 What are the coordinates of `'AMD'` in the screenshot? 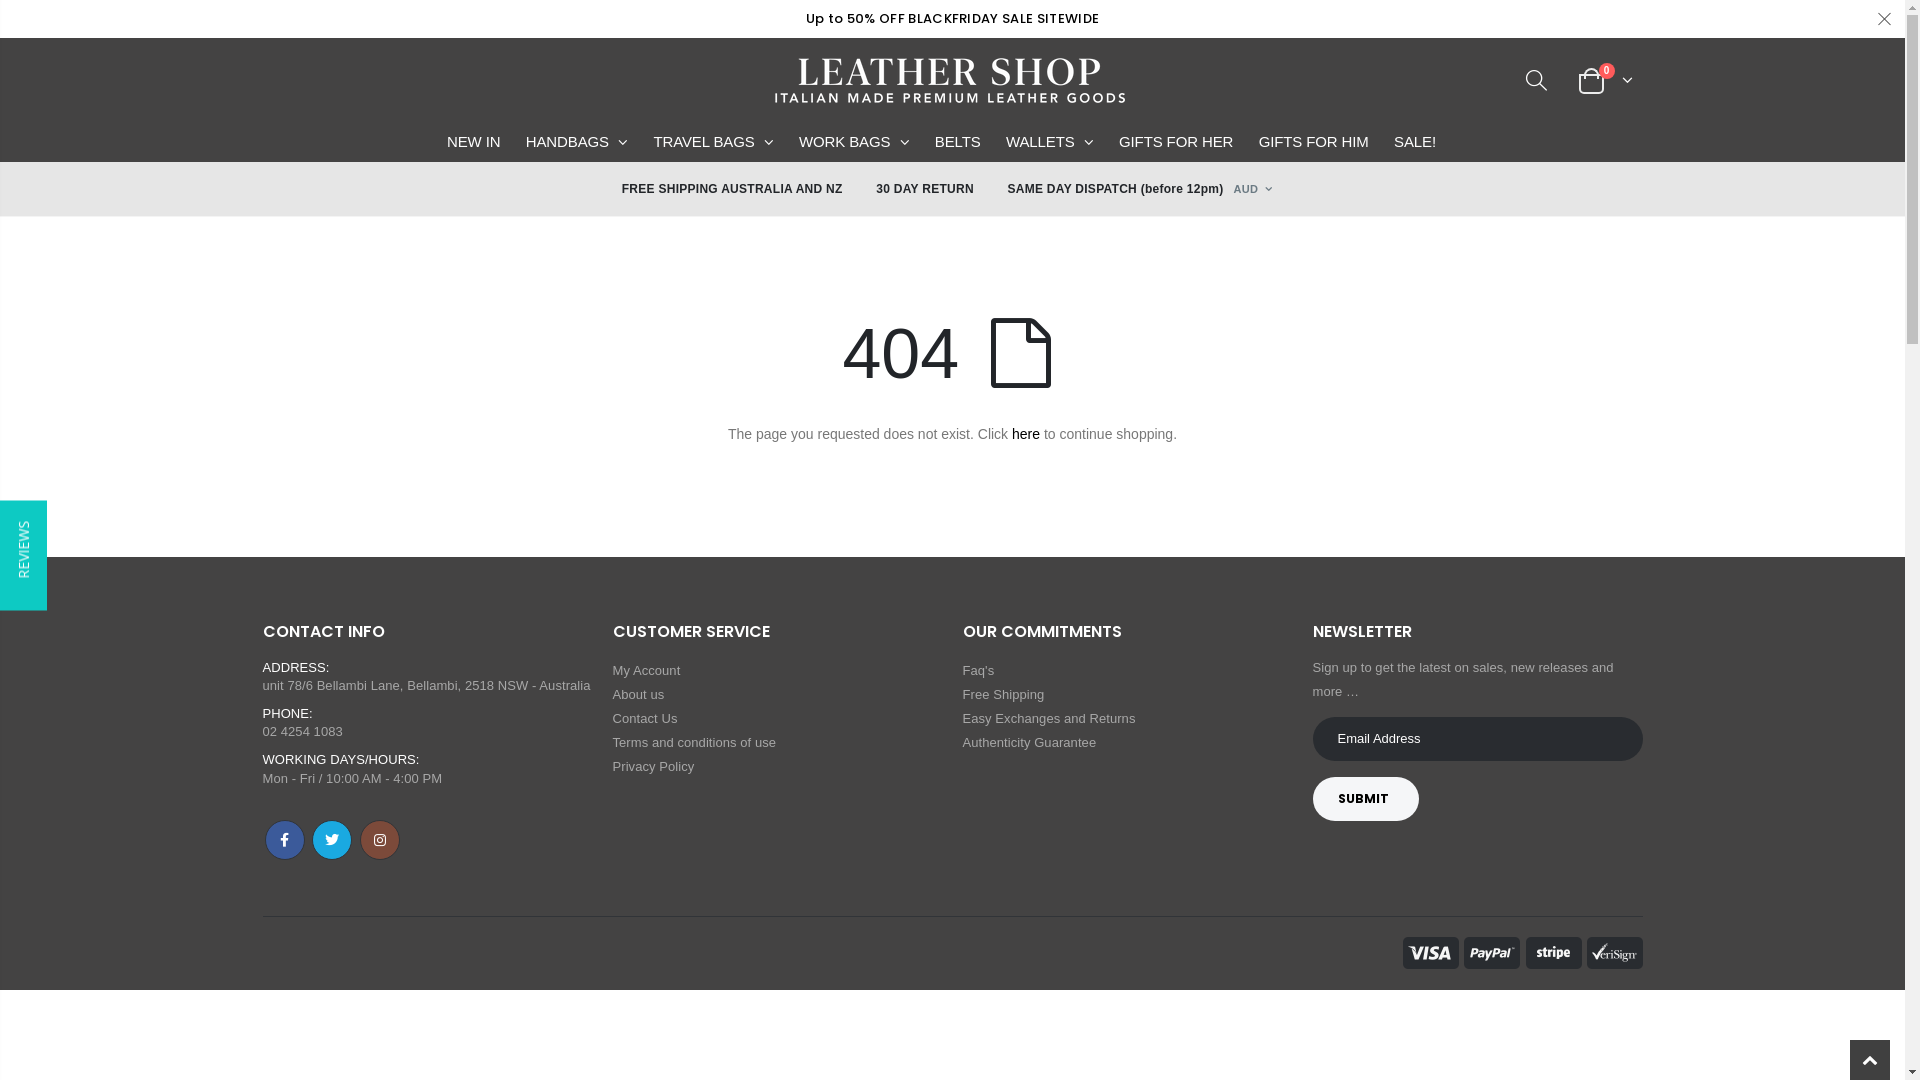 It's located at (1250, 312).